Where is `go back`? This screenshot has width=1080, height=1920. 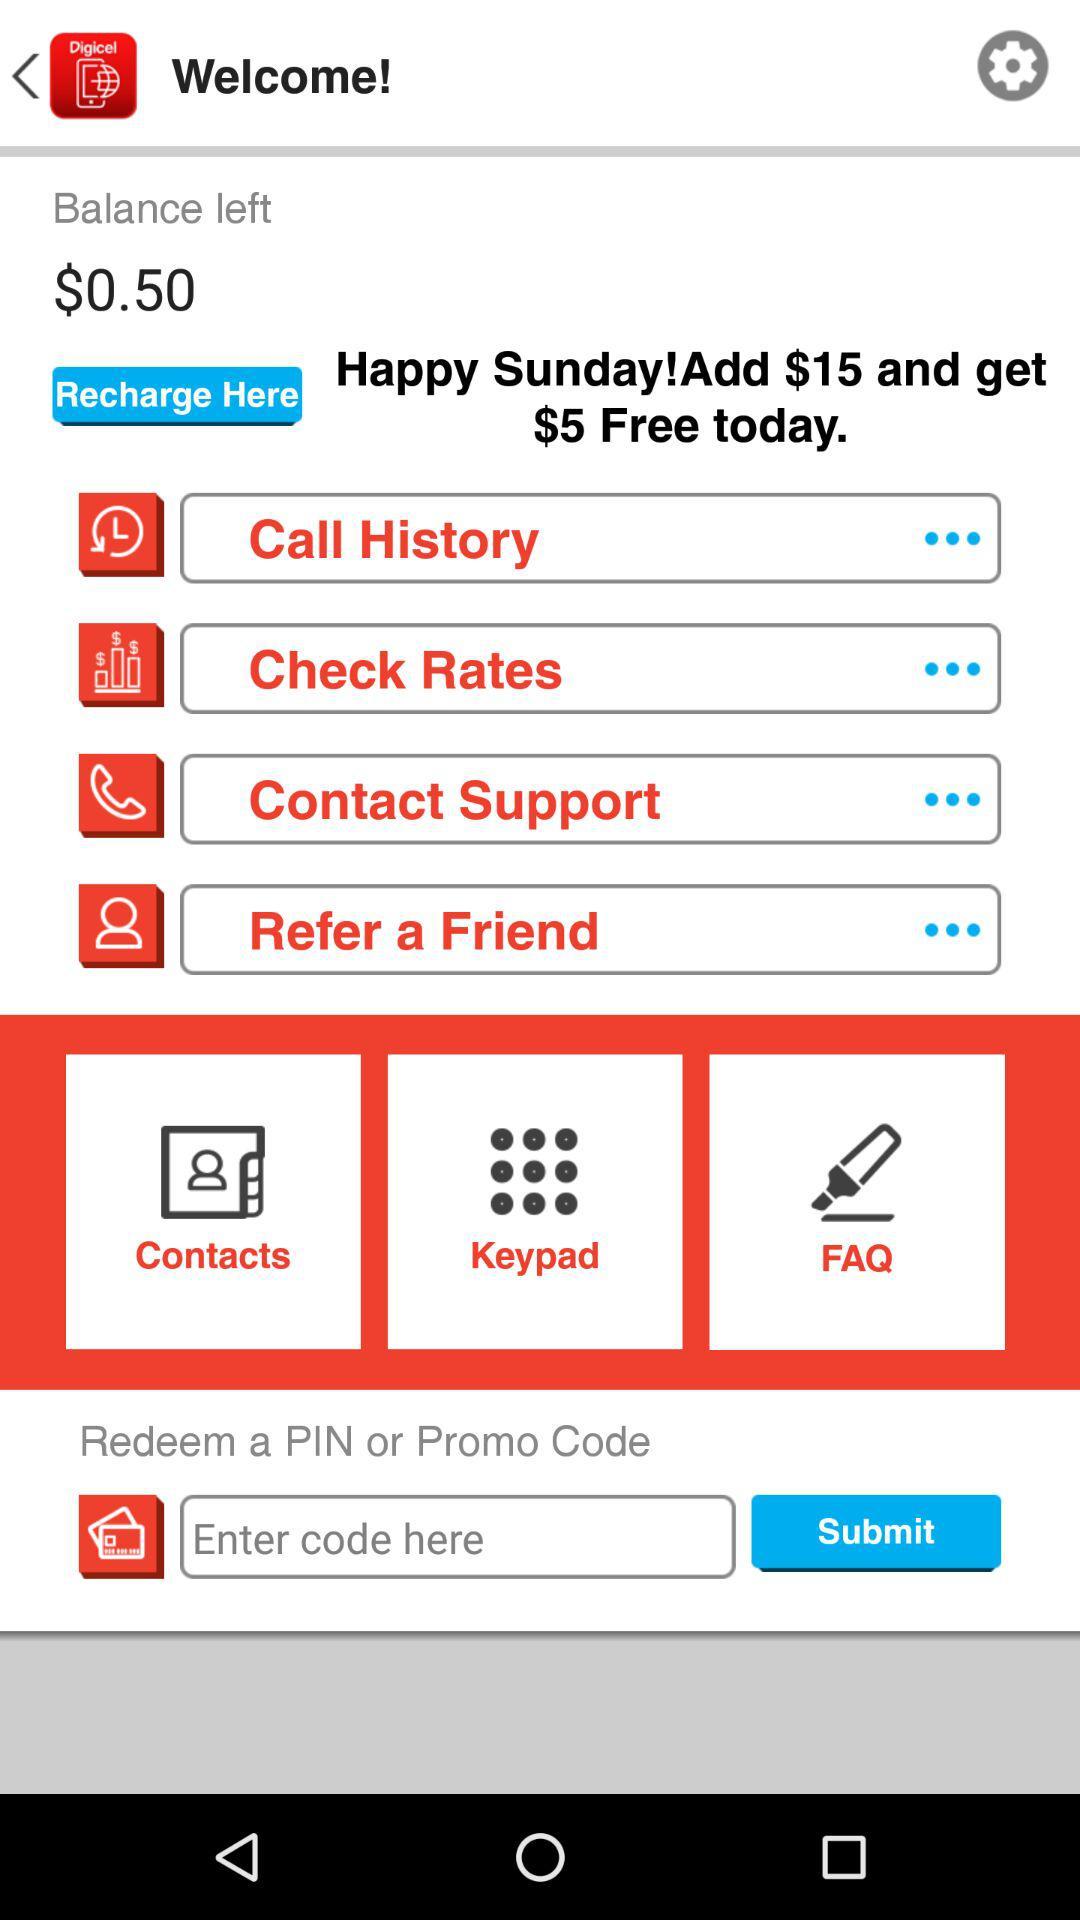
go back is located at coordinates (71, 76).